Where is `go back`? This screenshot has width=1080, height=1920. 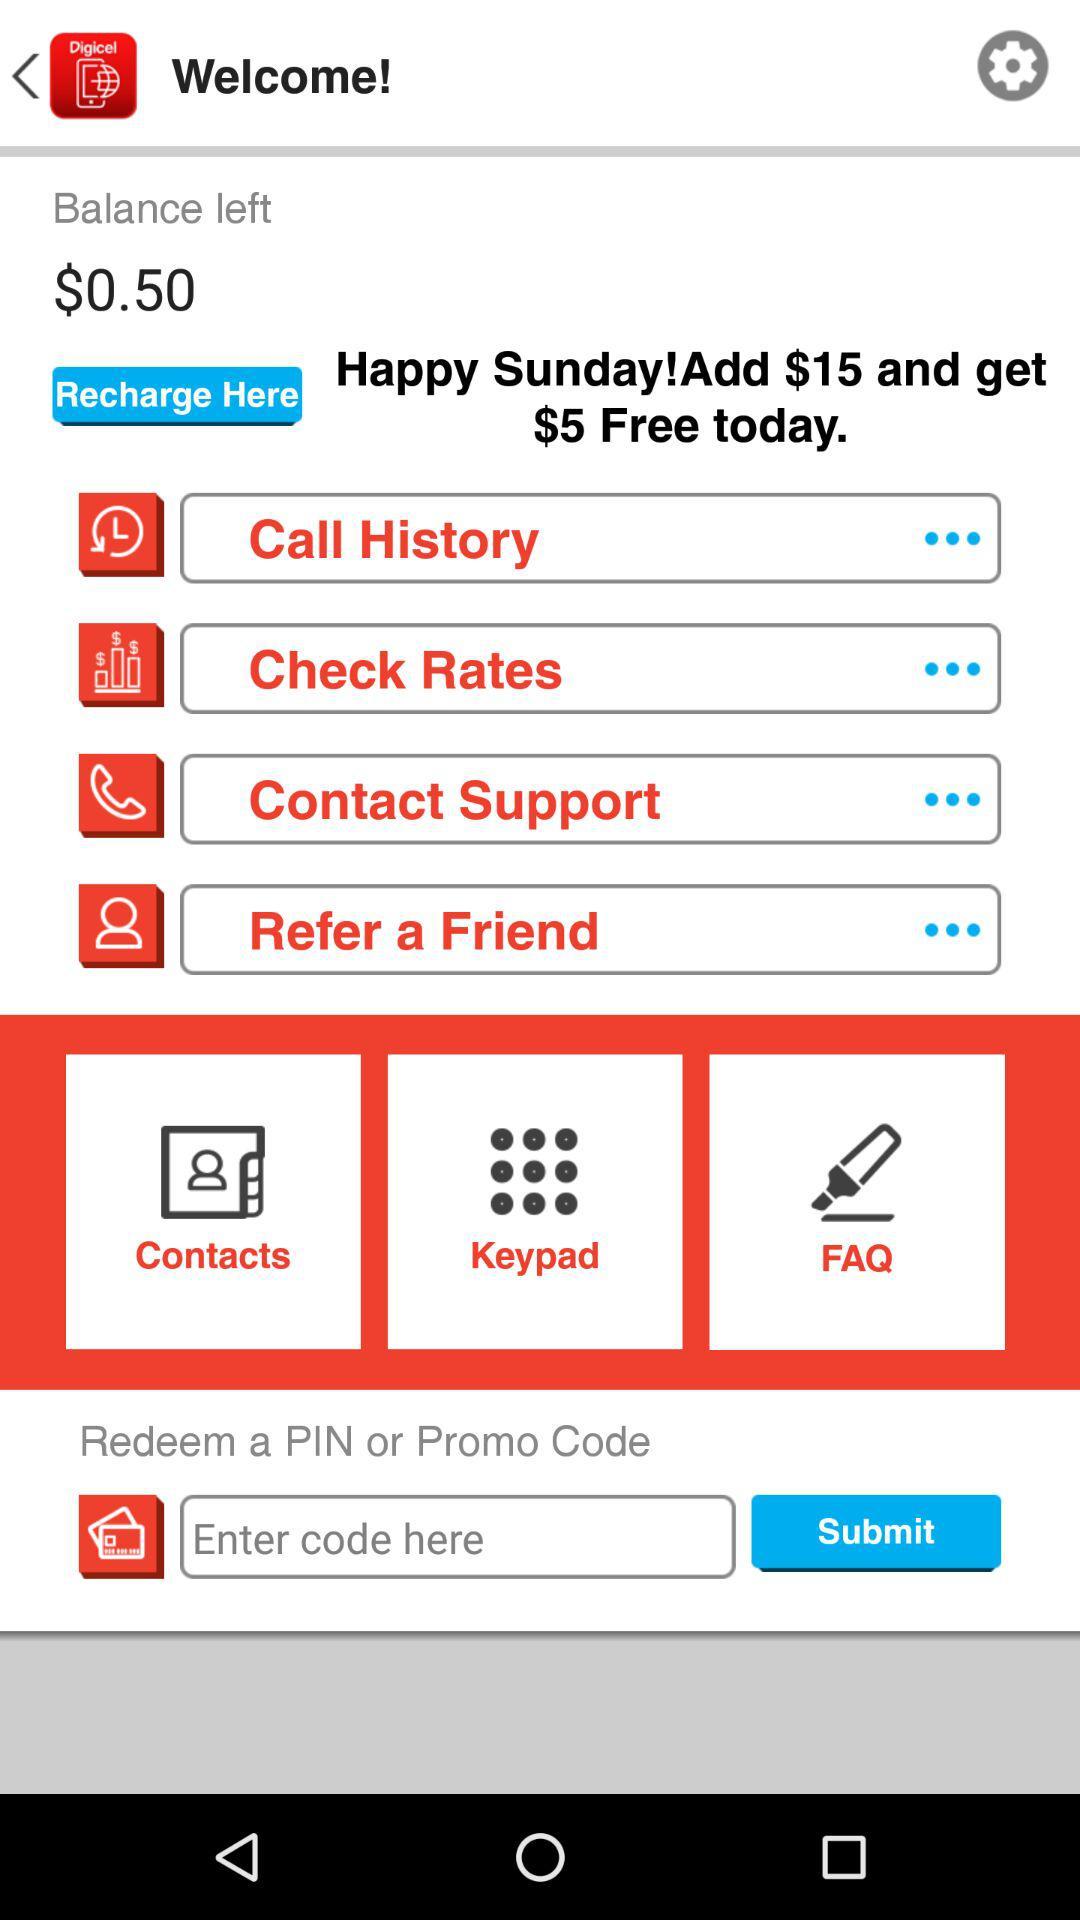
go back is located at coordinates (71, 76).